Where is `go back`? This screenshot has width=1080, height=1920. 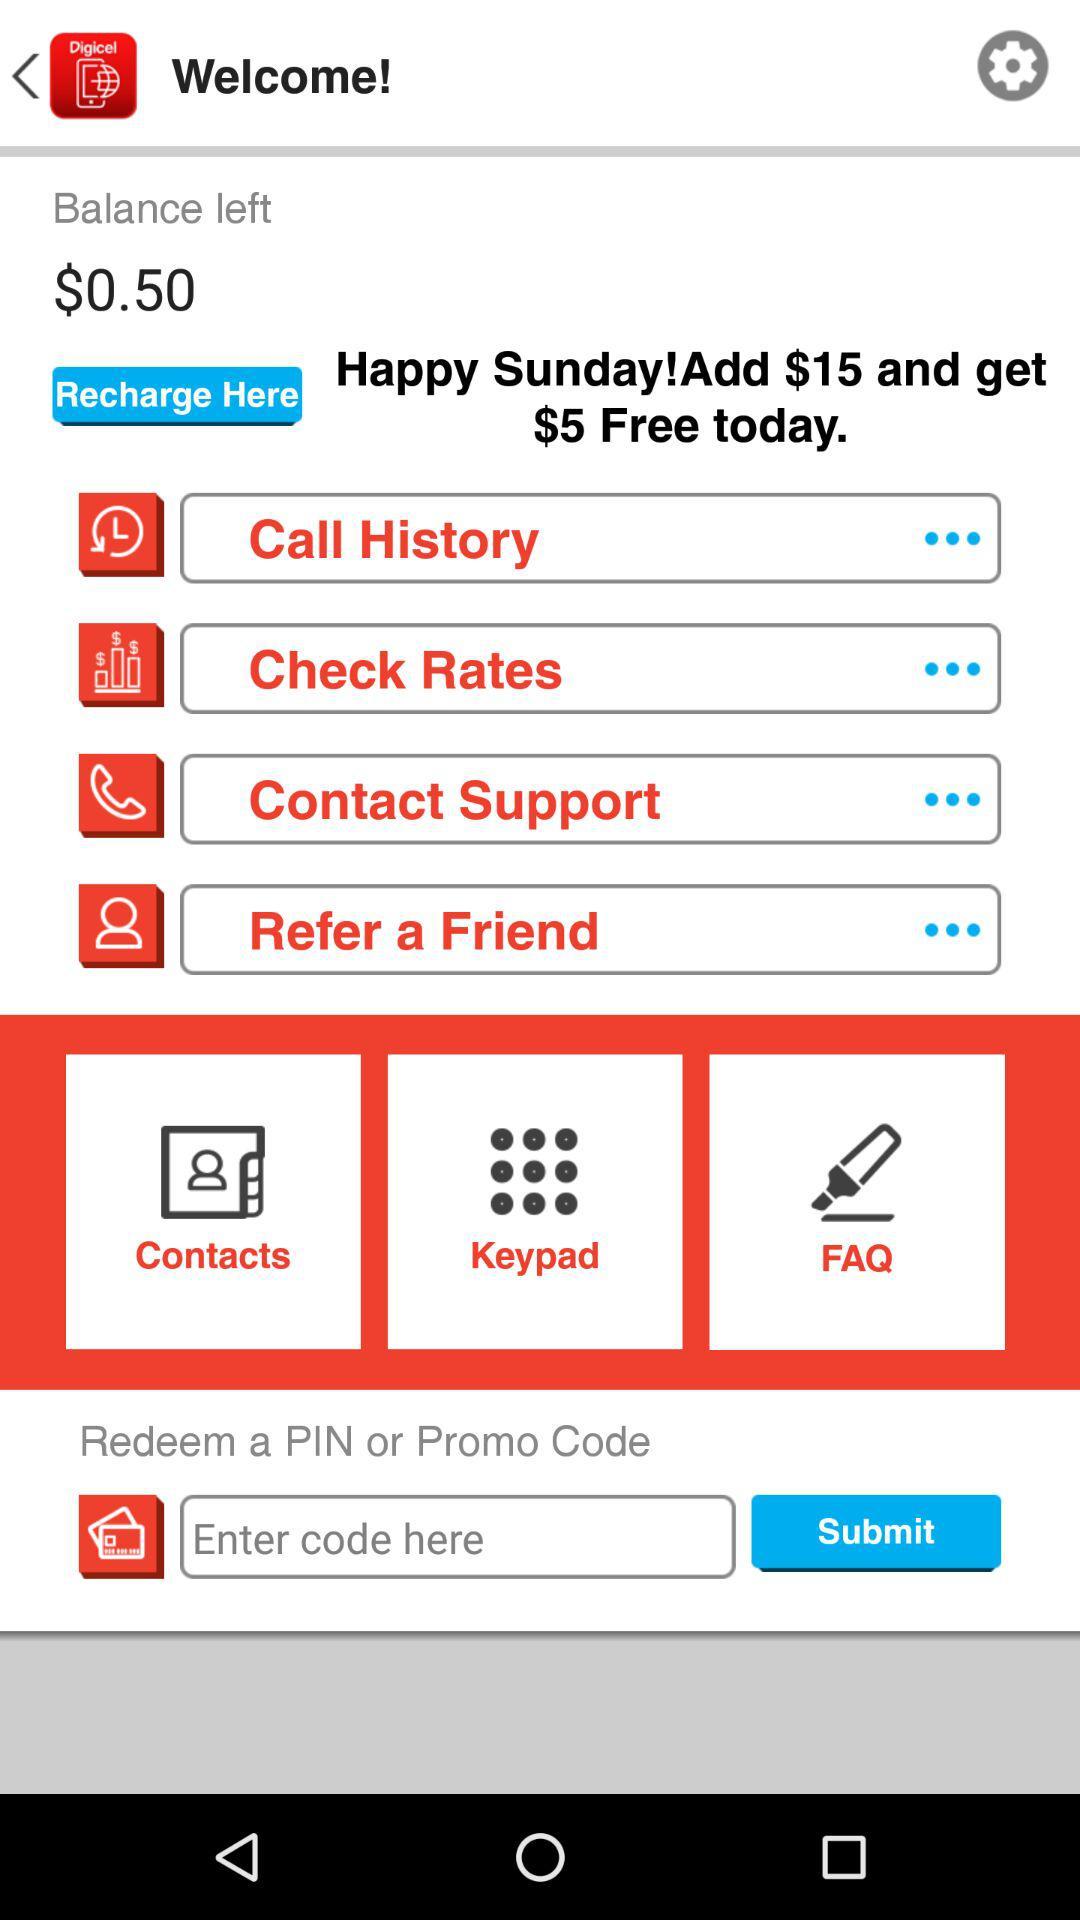
go back is located at coordinates (71, 76).